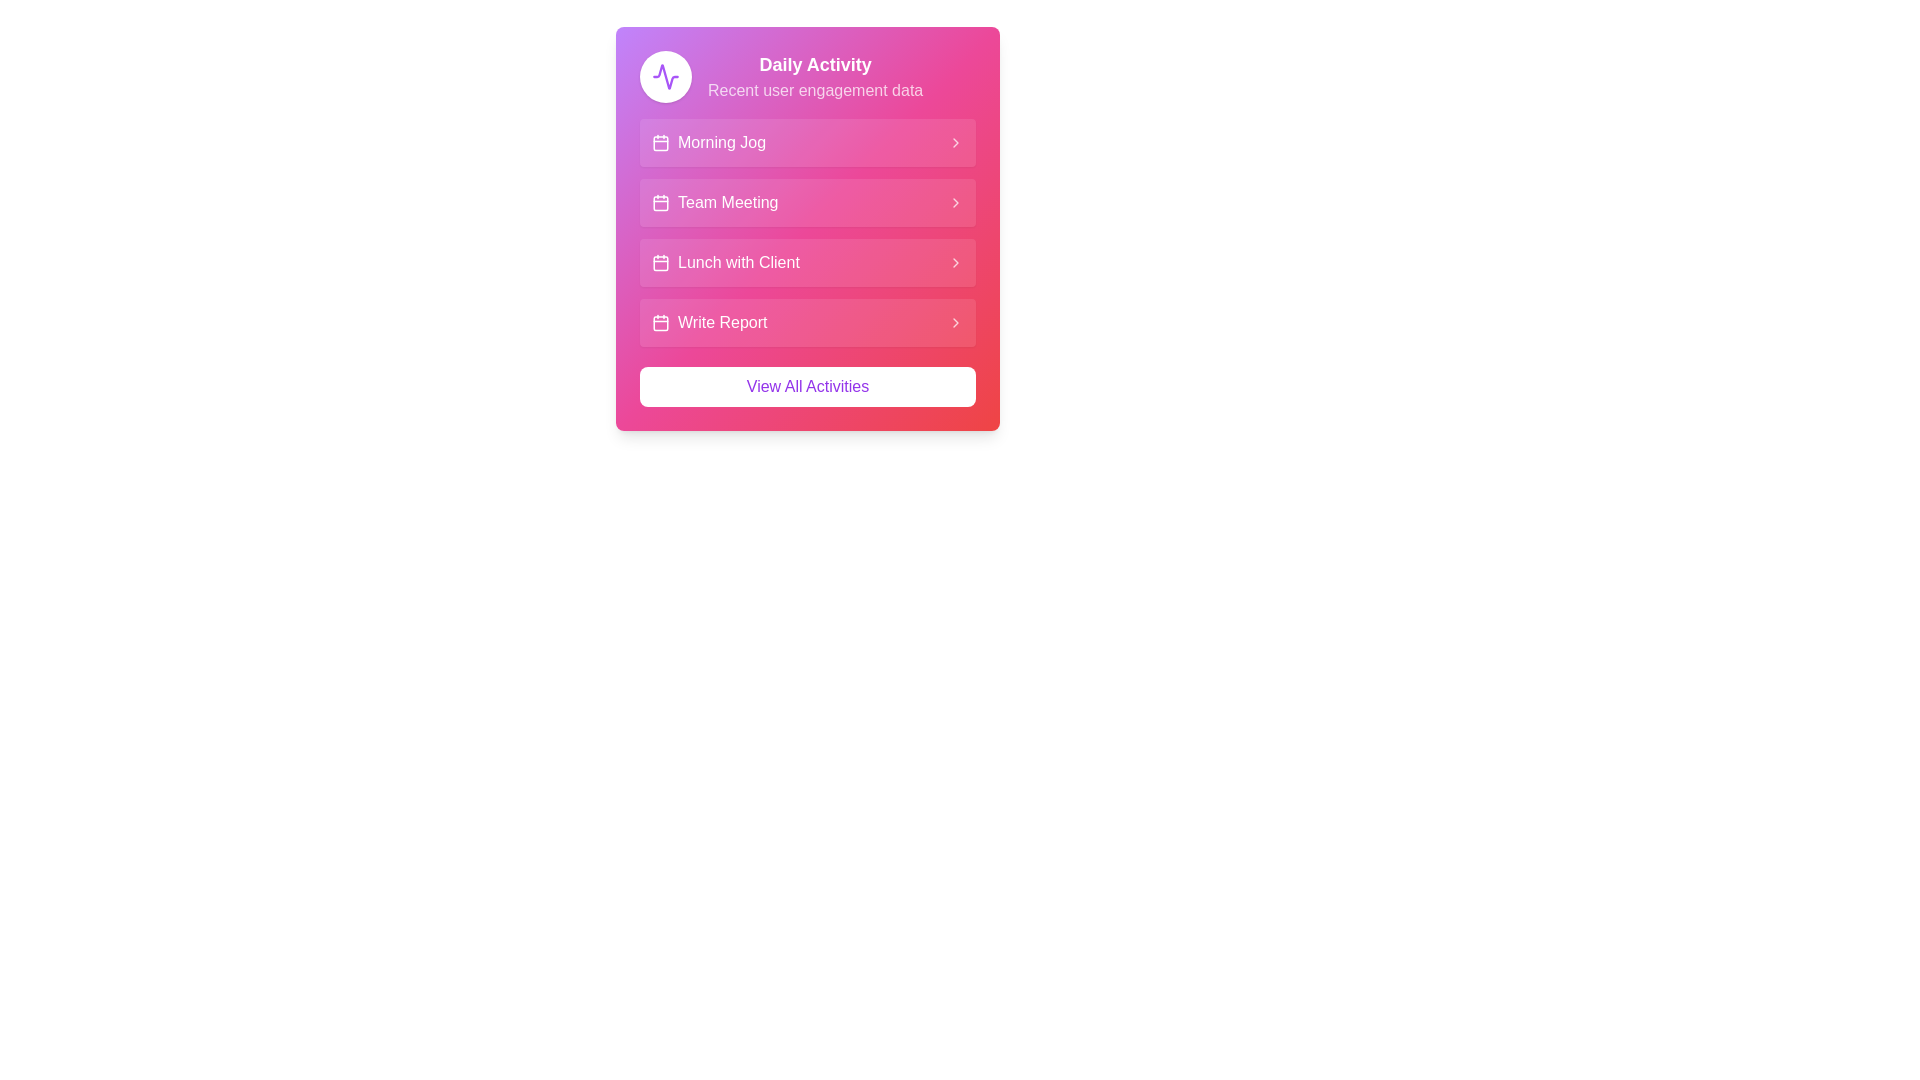  What do you see at coordinates (709, 141) in the screenshot?
I see `text label indicating 'Morning Jog', which is positioned to the right of a calendar icon and below the 'Daily Activity' header` at bounding box center [709, 141].